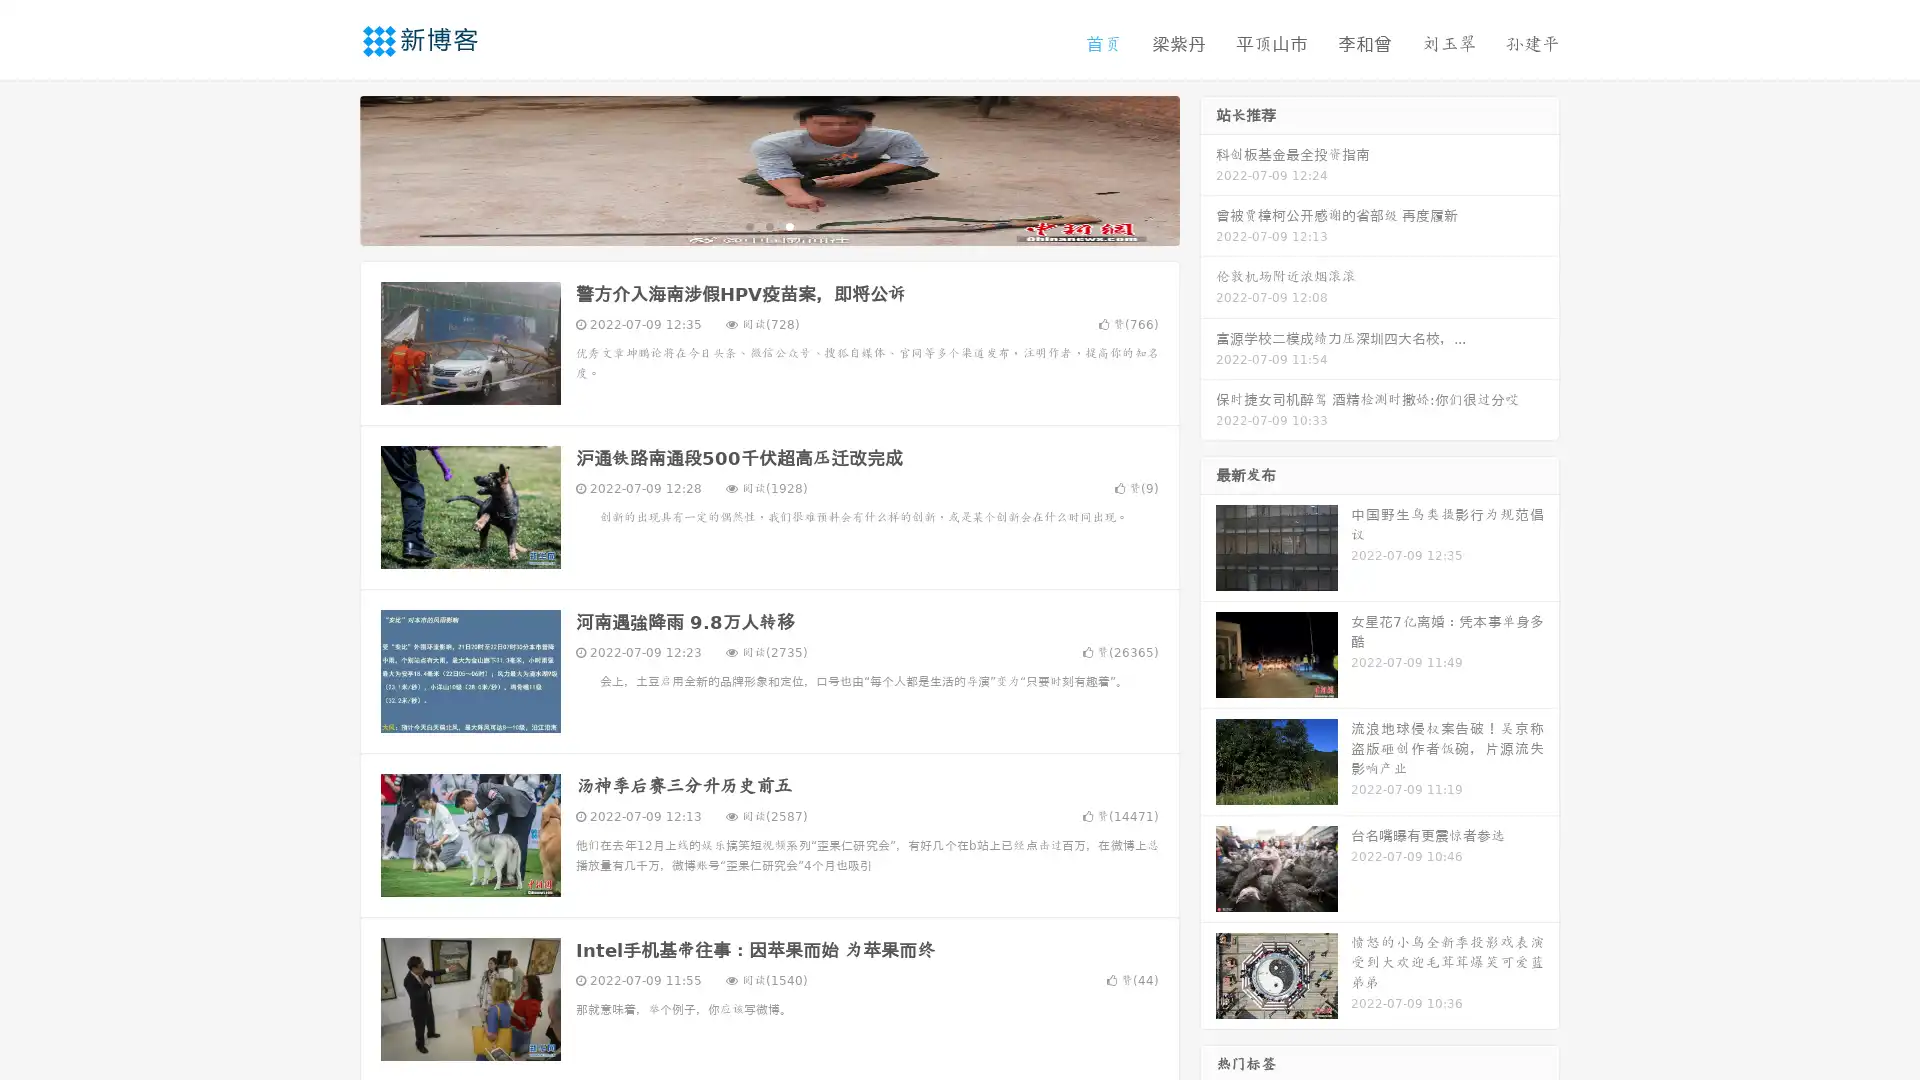  Describe the element at coordinates (789, 225) in the screenshot. I see `Go to slide 3` at that location.